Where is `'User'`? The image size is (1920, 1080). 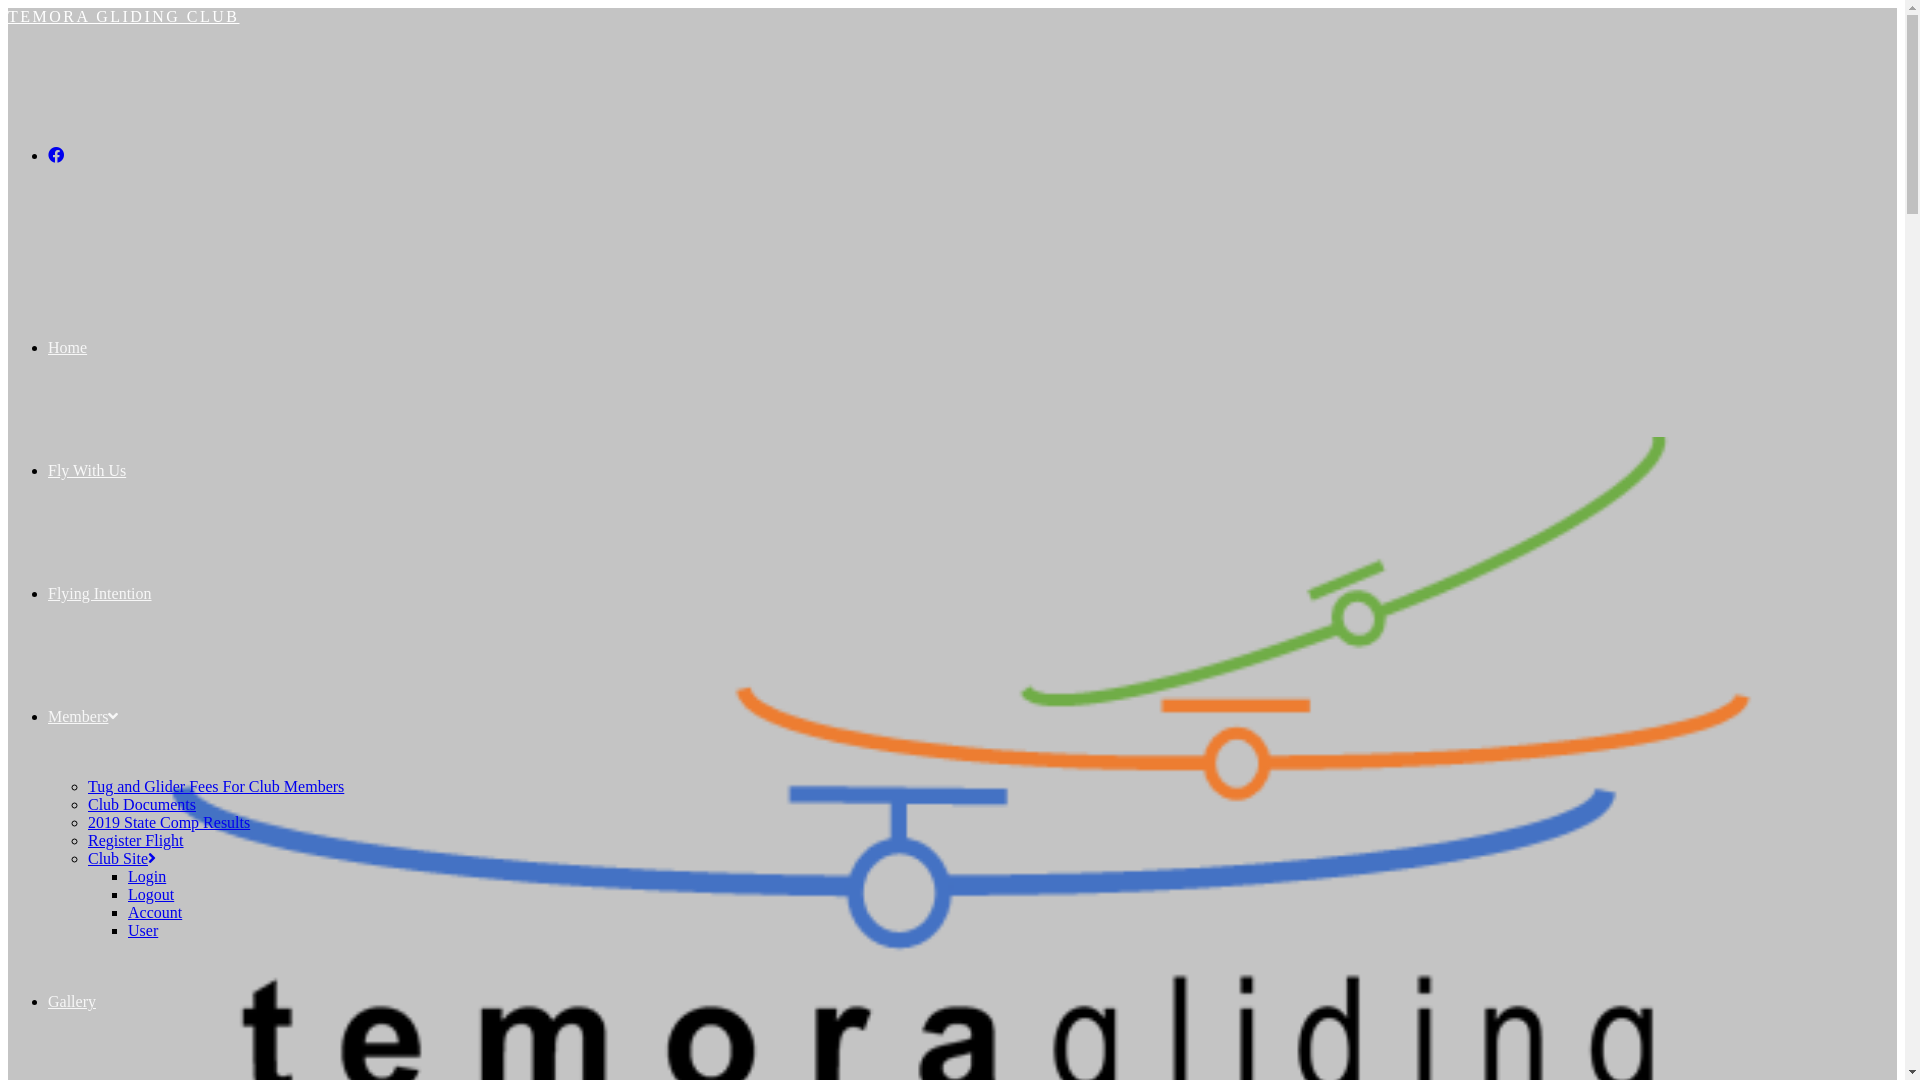 'User' is located at coordinates (127, 930).